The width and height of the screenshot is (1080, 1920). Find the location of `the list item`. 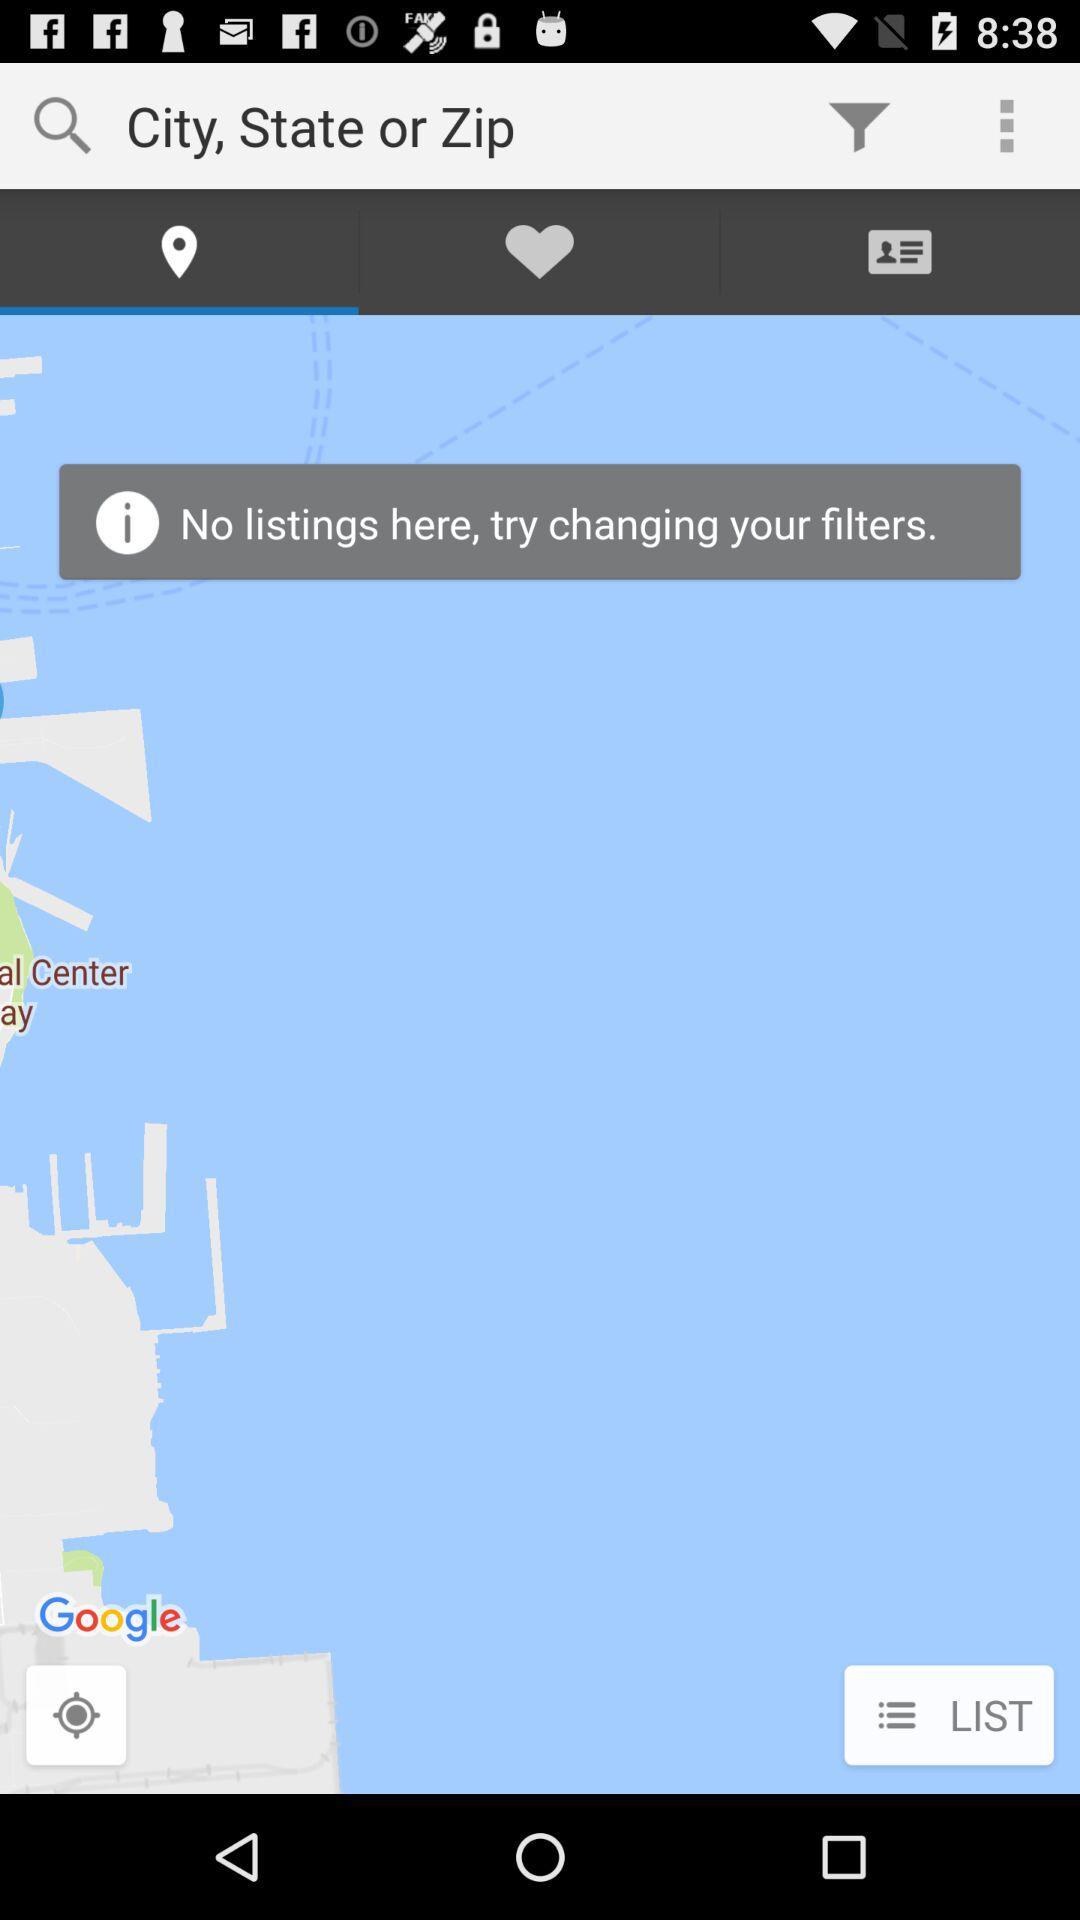

the list item is located at coordinates (948, 1716).